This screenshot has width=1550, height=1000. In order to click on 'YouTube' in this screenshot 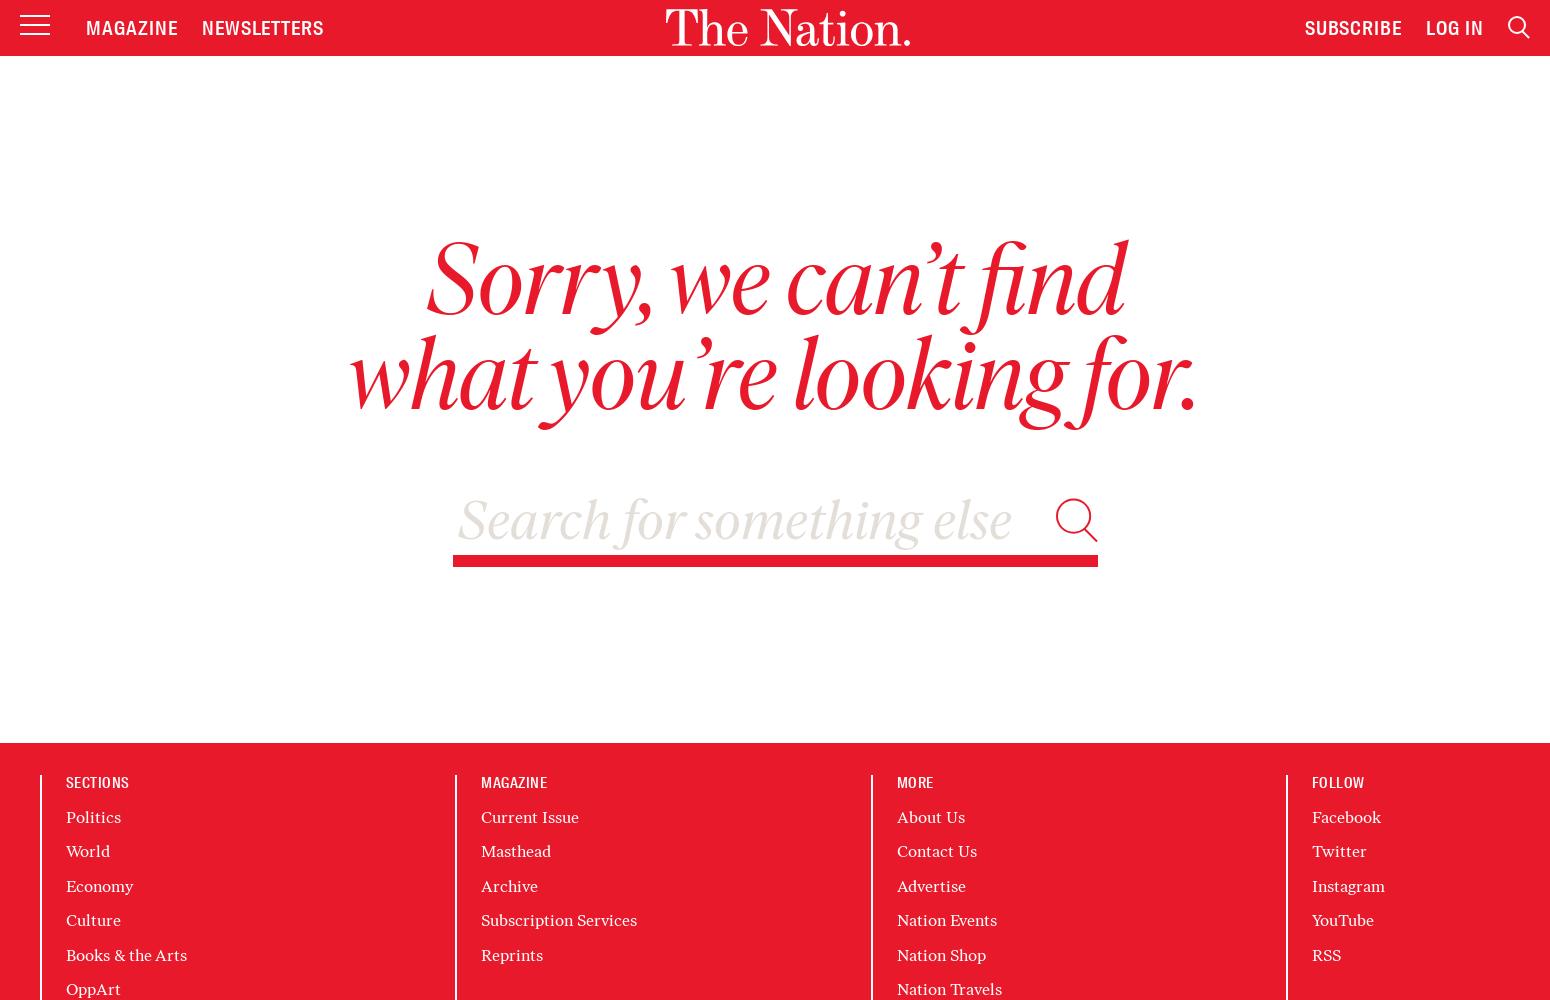, I will do `click(1341, 920)`.